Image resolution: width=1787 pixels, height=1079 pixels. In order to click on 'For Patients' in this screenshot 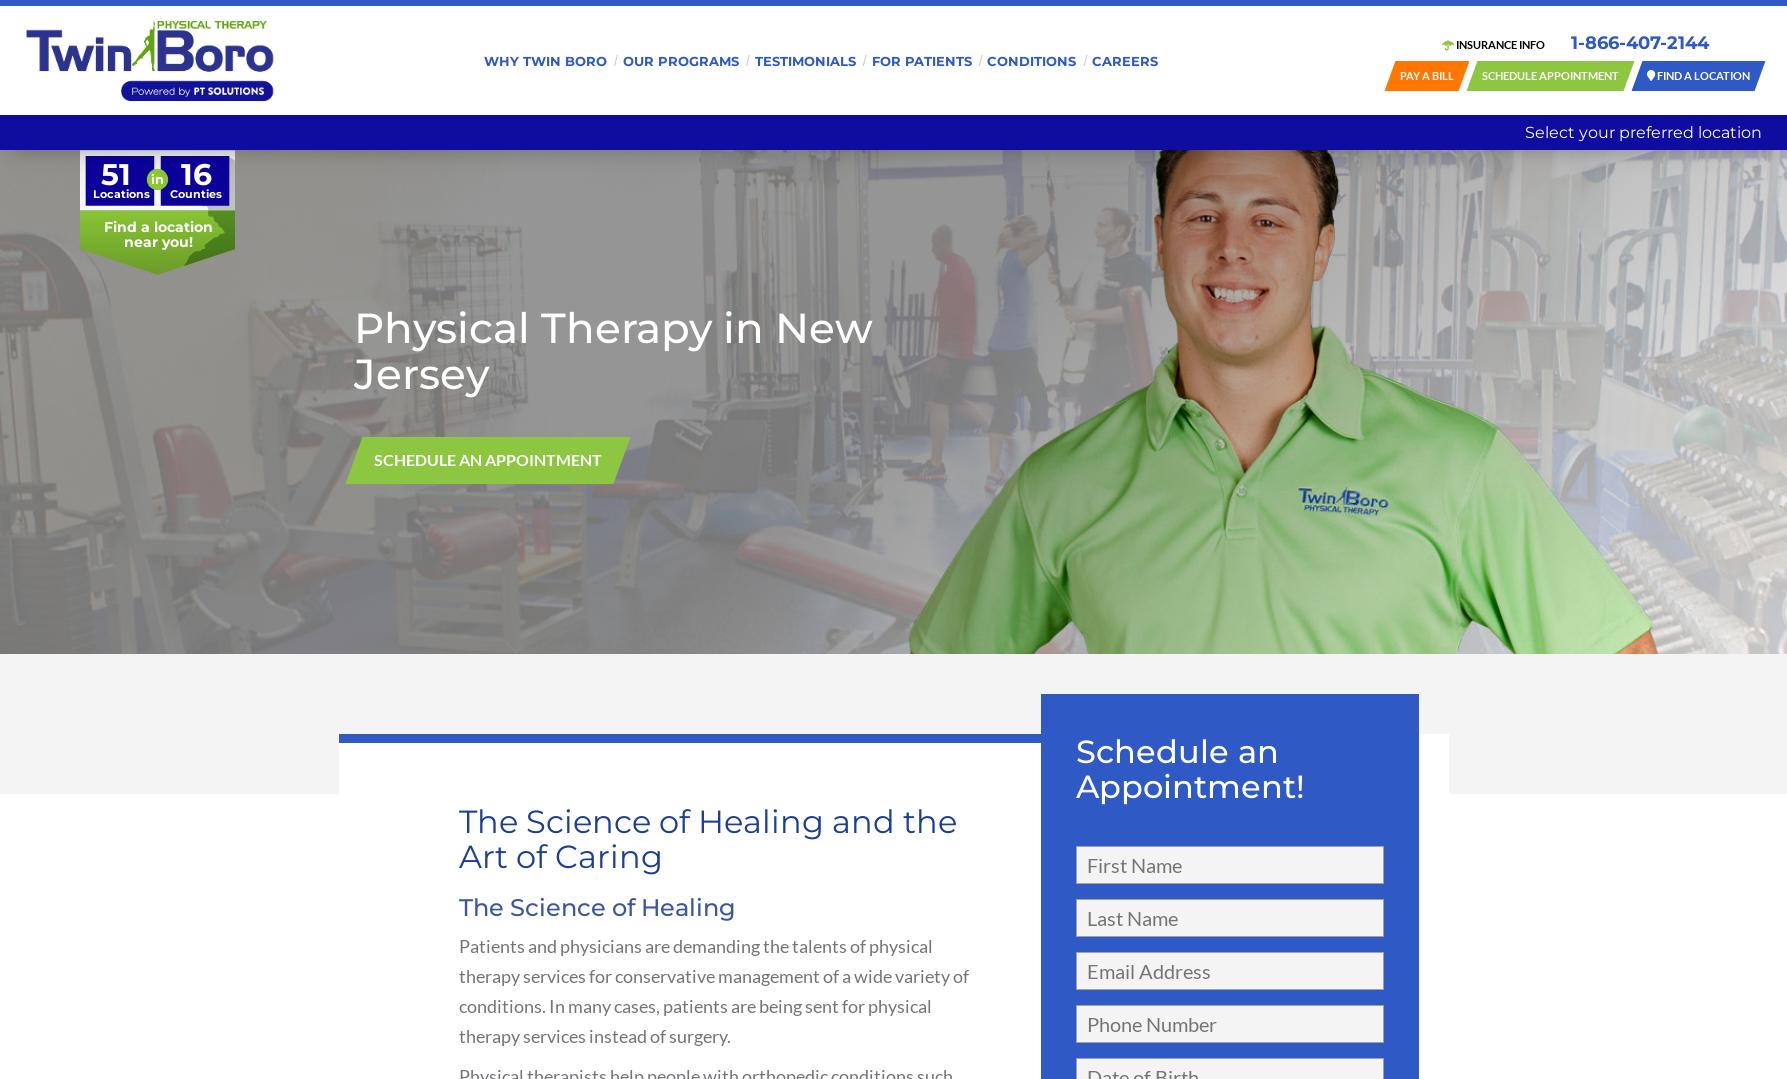, I will do `click(920, 58)`.